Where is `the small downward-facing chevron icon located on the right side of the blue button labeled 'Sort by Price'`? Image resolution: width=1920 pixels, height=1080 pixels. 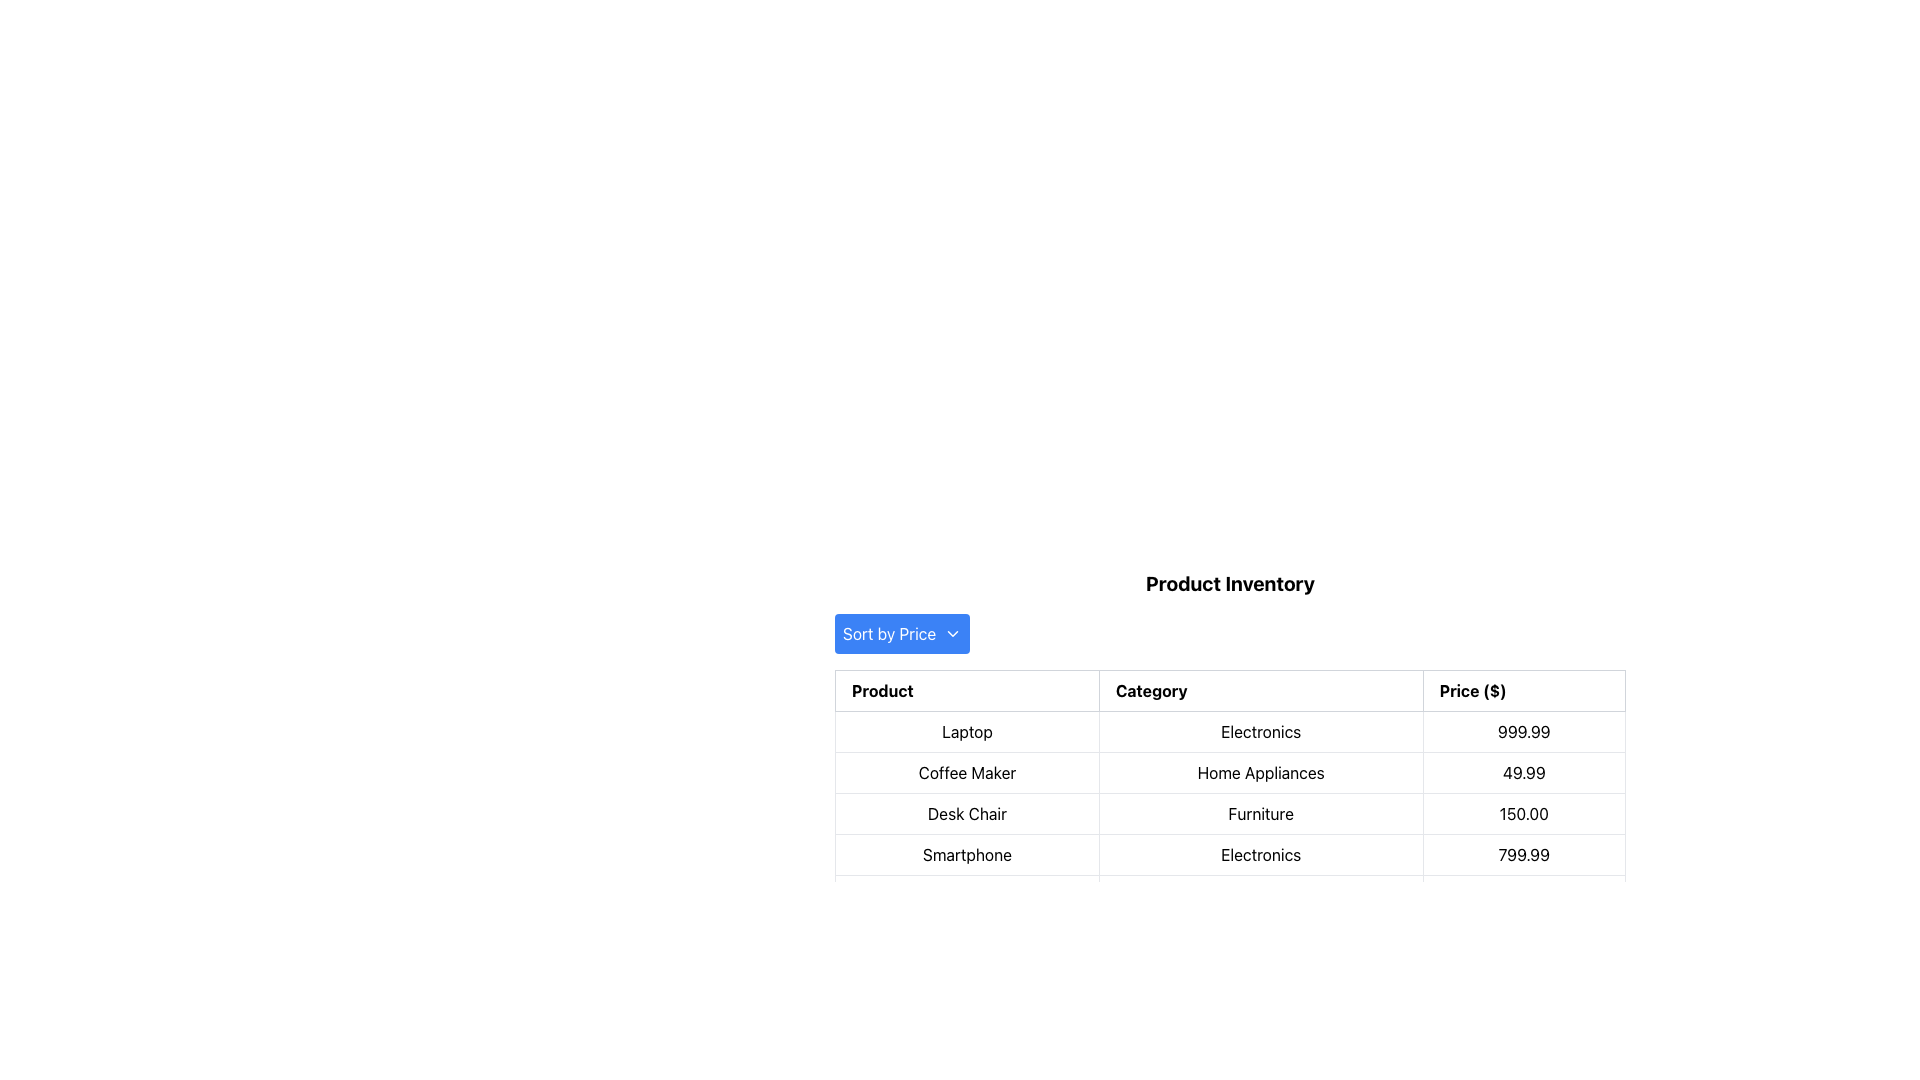
the small downward-facing chevron icon located on the right side of the blue button labeled 'Sort by Price' is located at coordinates (952, 633).